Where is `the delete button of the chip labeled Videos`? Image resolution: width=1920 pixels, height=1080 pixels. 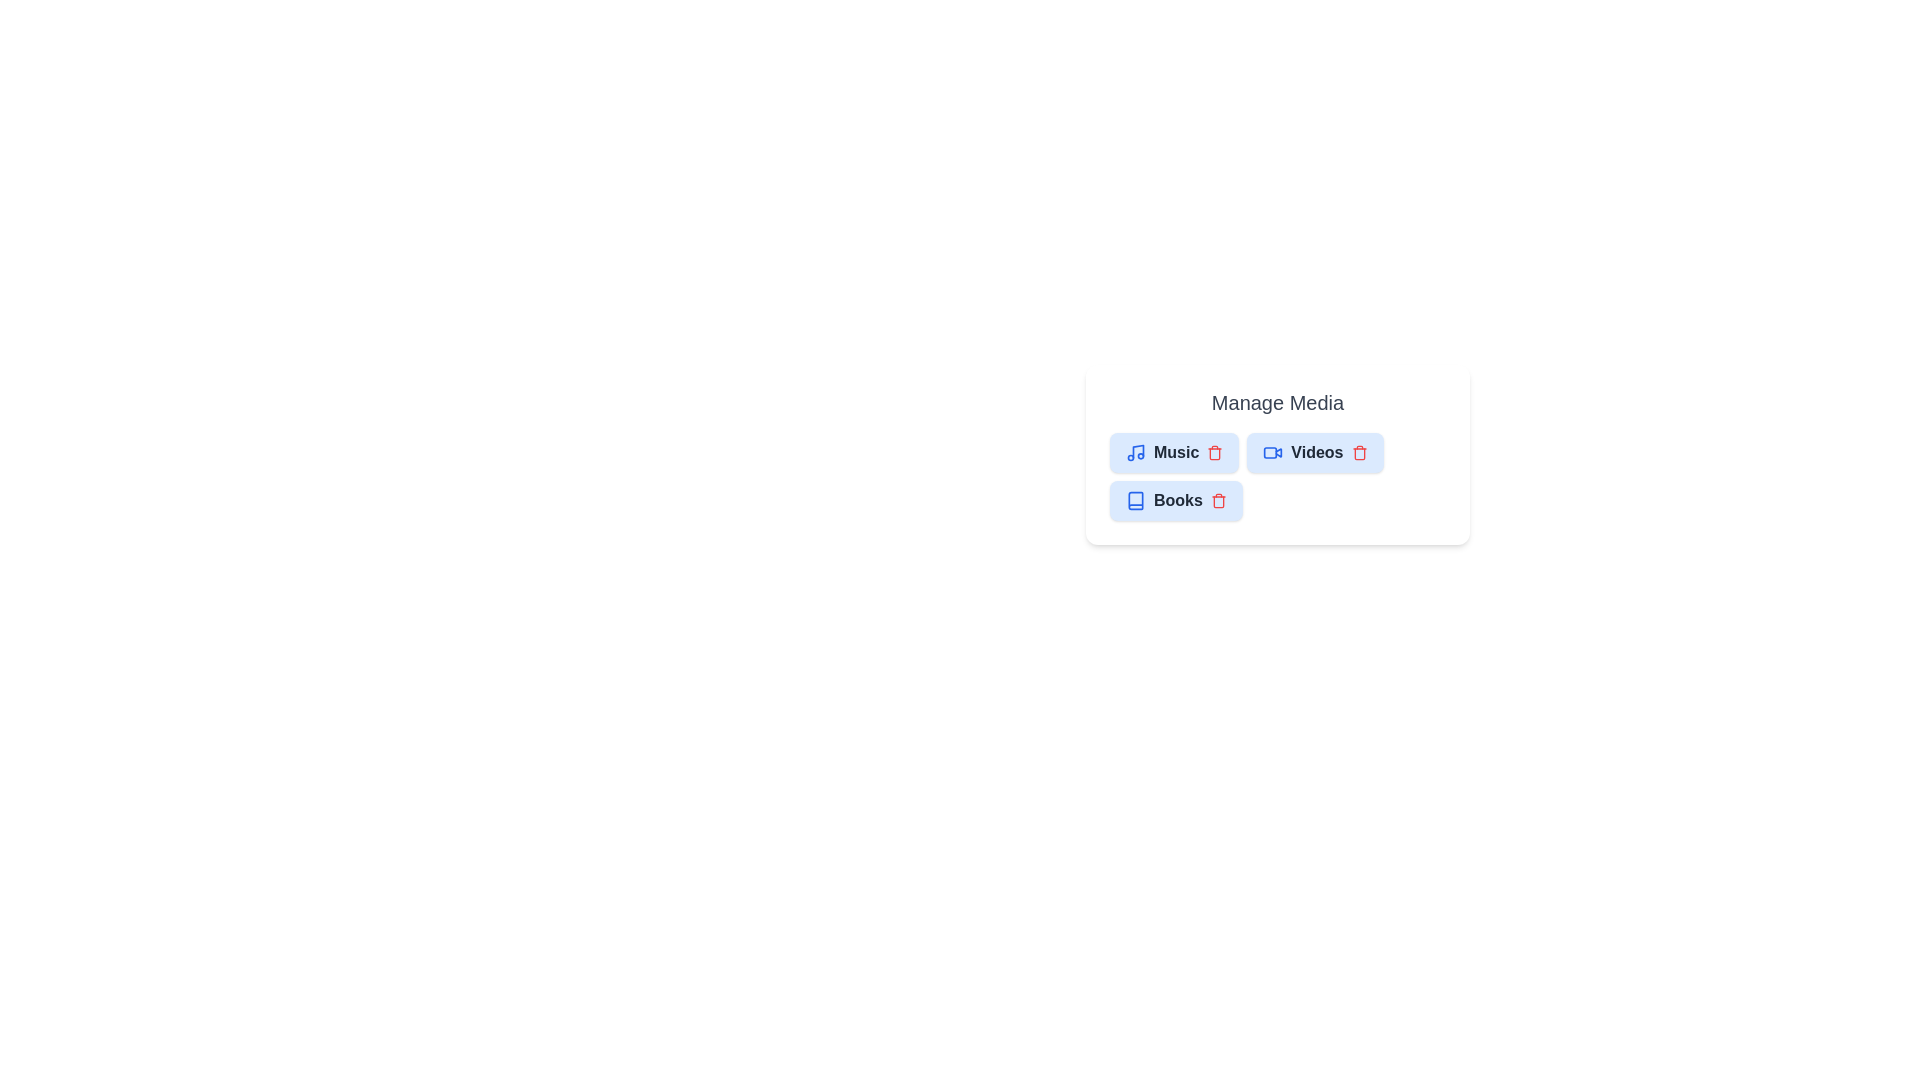
the delete button of the chip labeled Videos is located at coordinates (1359, 452).